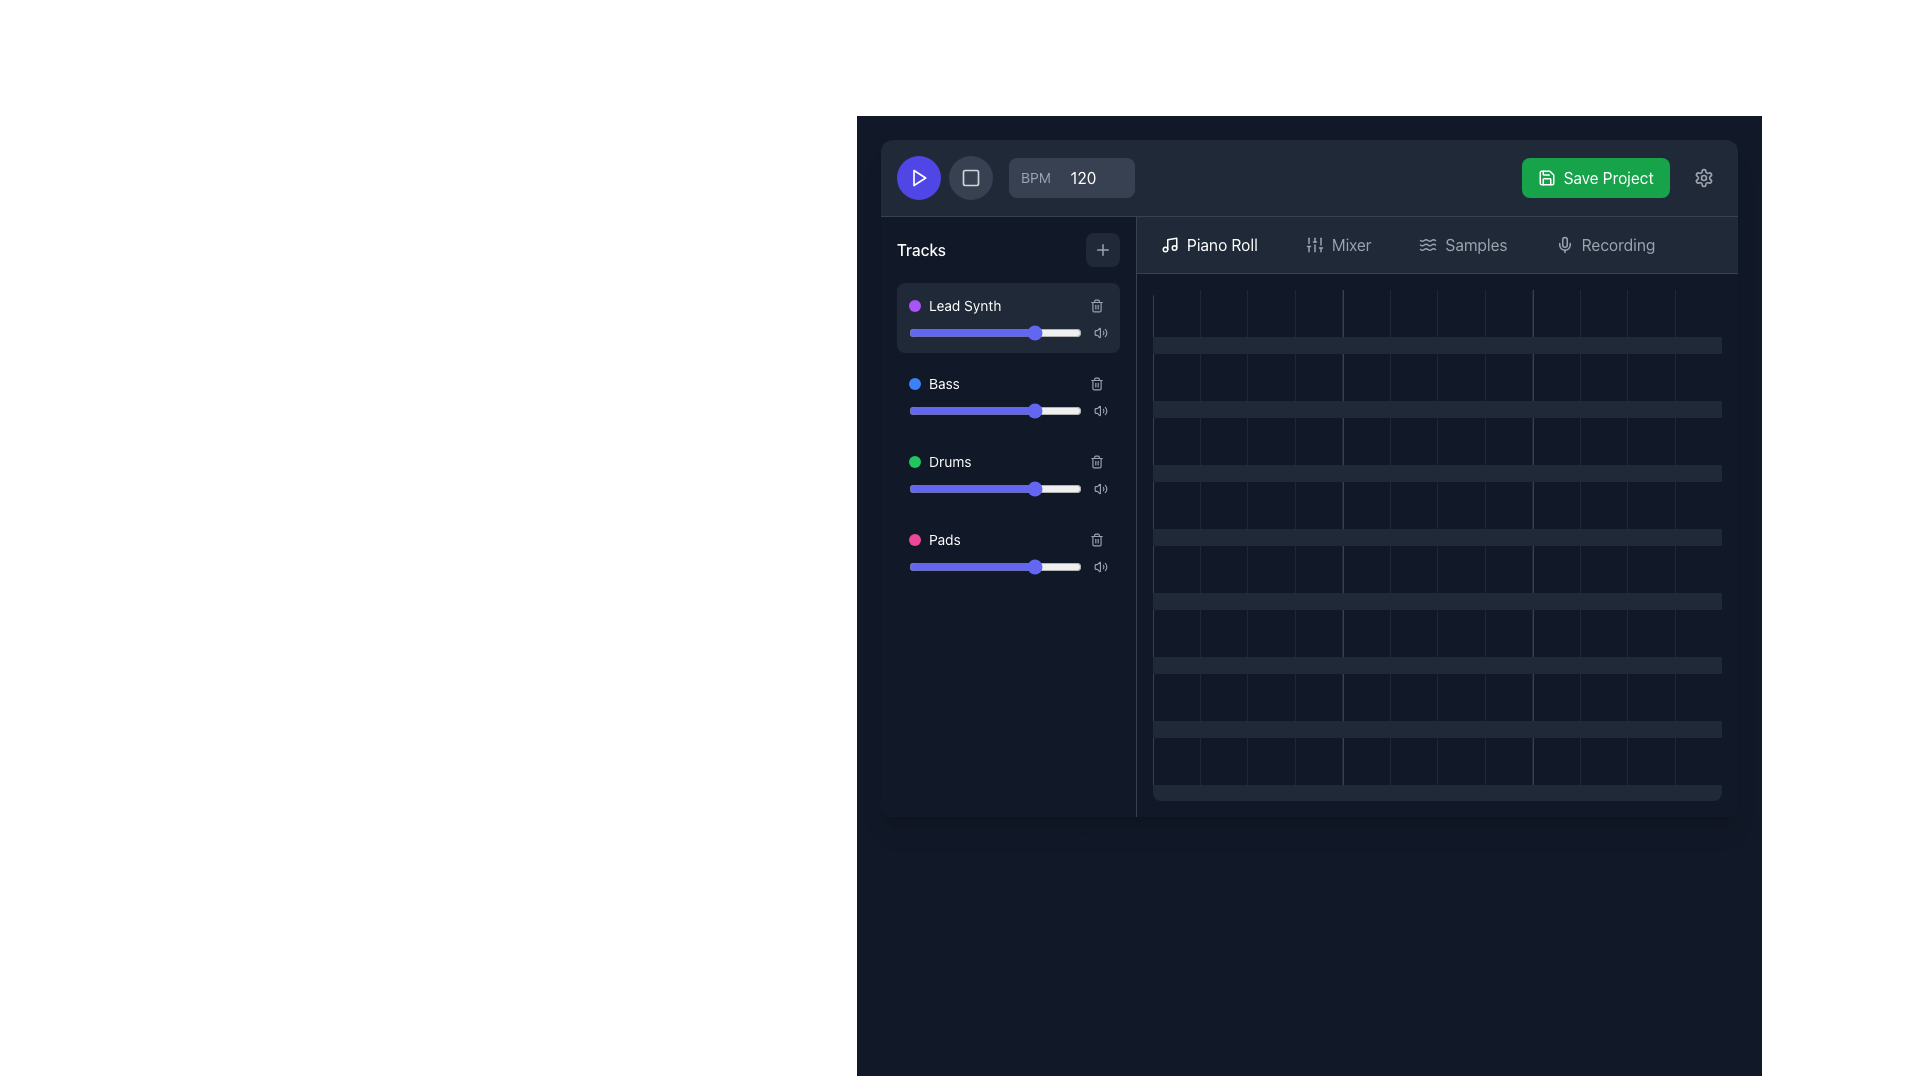 This screenshot has height=1080, width=1920. I want to click on the 12th tile in the second row of a grid layout, which has a dark gray to black background and changes to a lighter gray on hover, so click(1697, 377).